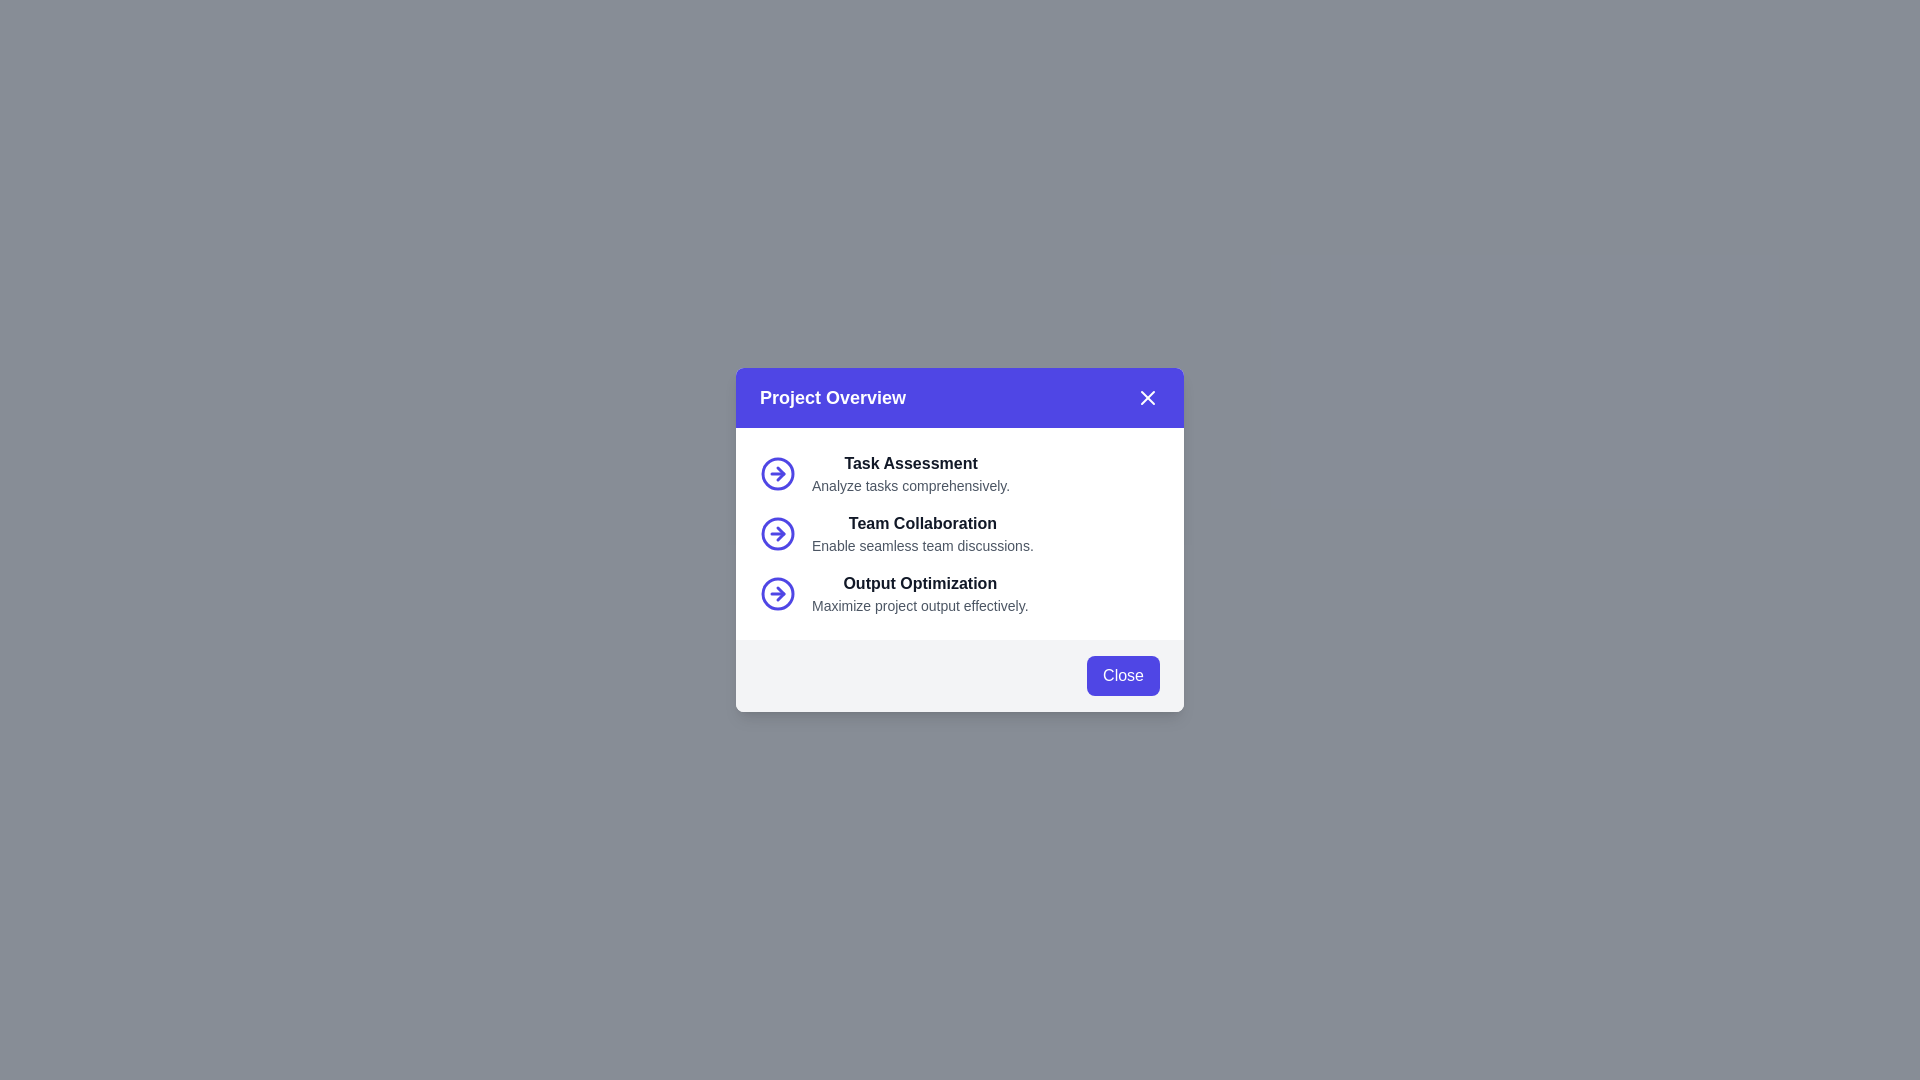  What do you see at coordinates (1123, 675) in the screenshot?
I see `the close button located at the bottom-right corner of the 'Project Overview' modal dialog` at bounding box center [1123, 675].